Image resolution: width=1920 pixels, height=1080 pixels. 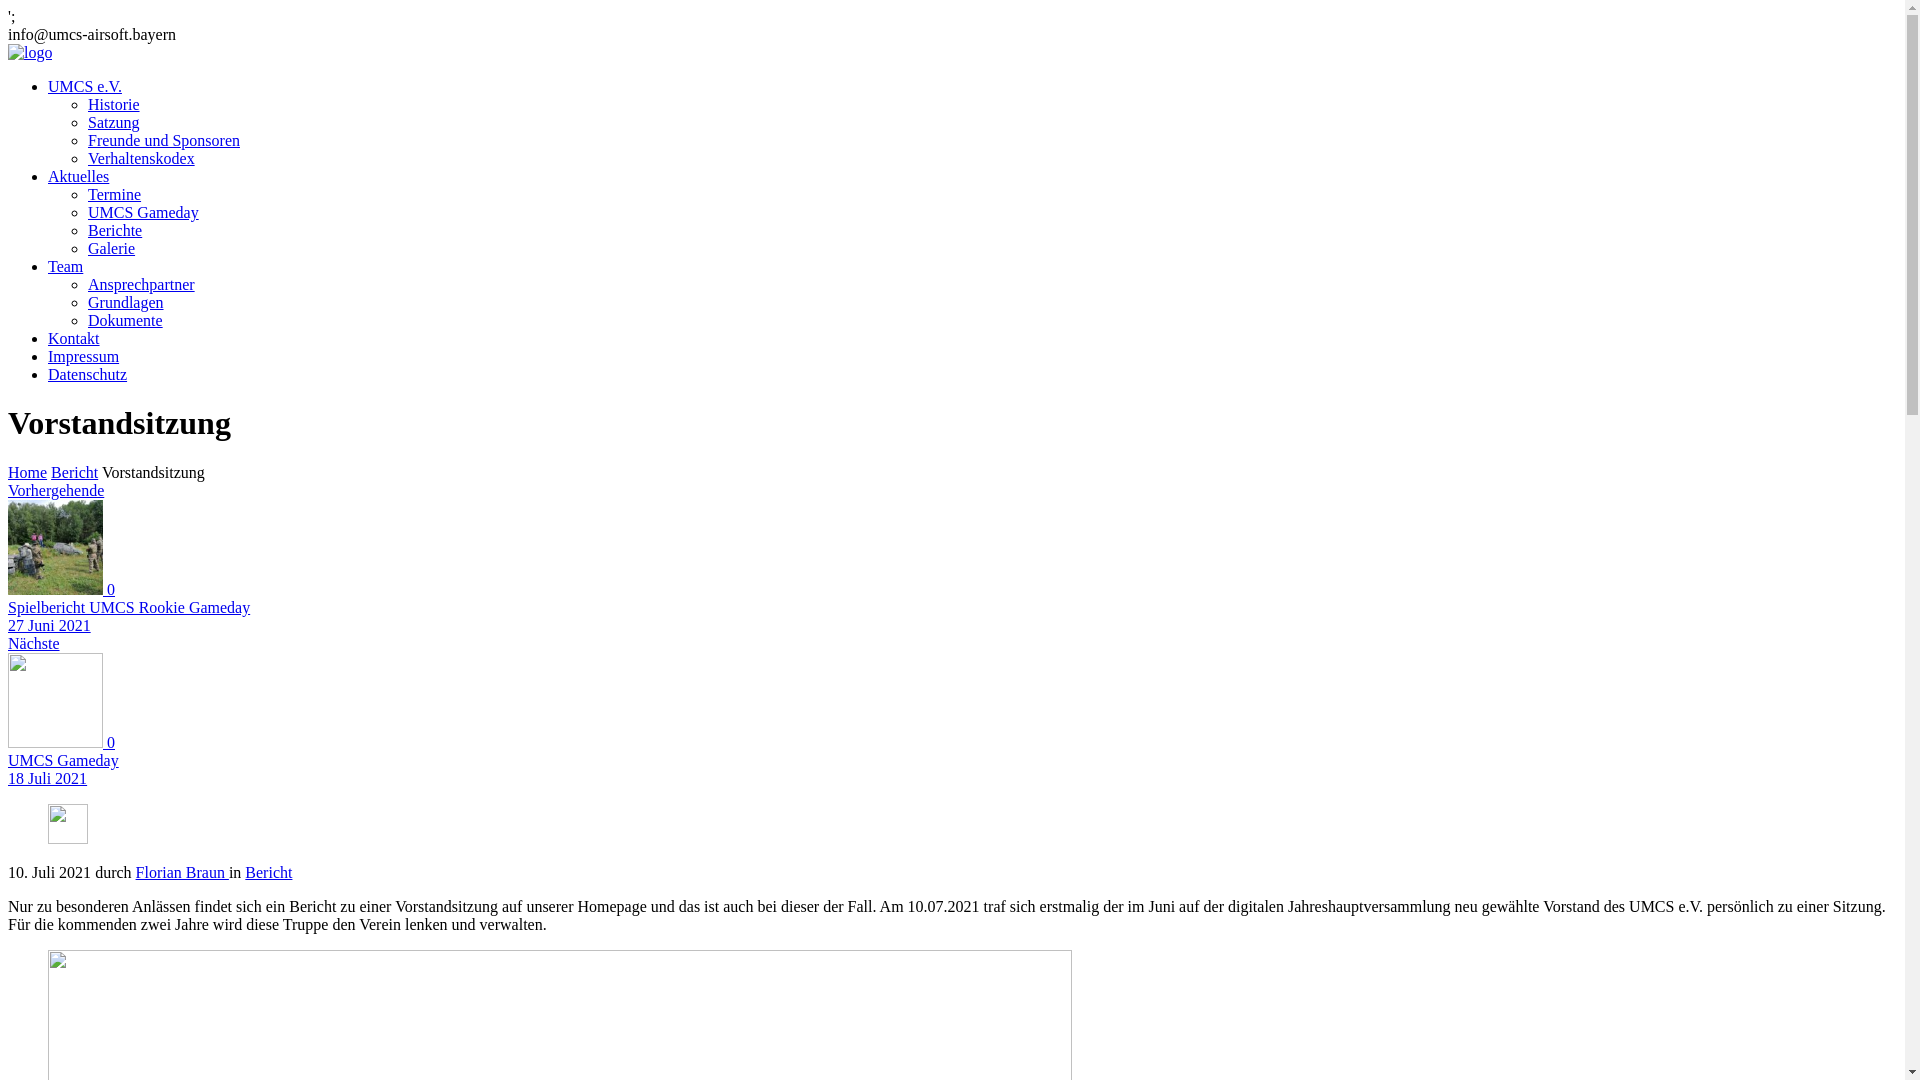 What do you see at coordinates (113, 104) in the screenshot?
I see `'Historie'` at bounding box center [113, 104].